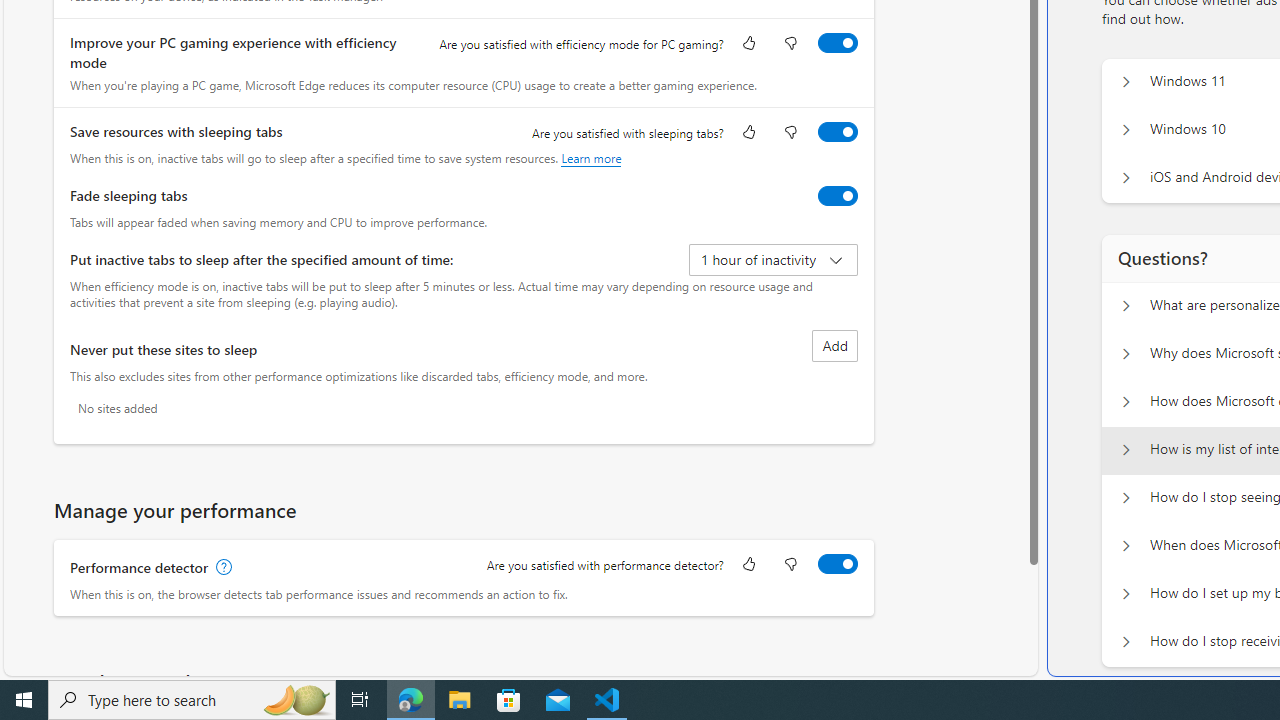 The width and height of the screenshot is (1280, 720). What do you see at coordinates (747, 565) in the screenshot?
I see `'Like'` at bounding box center [747, 565].